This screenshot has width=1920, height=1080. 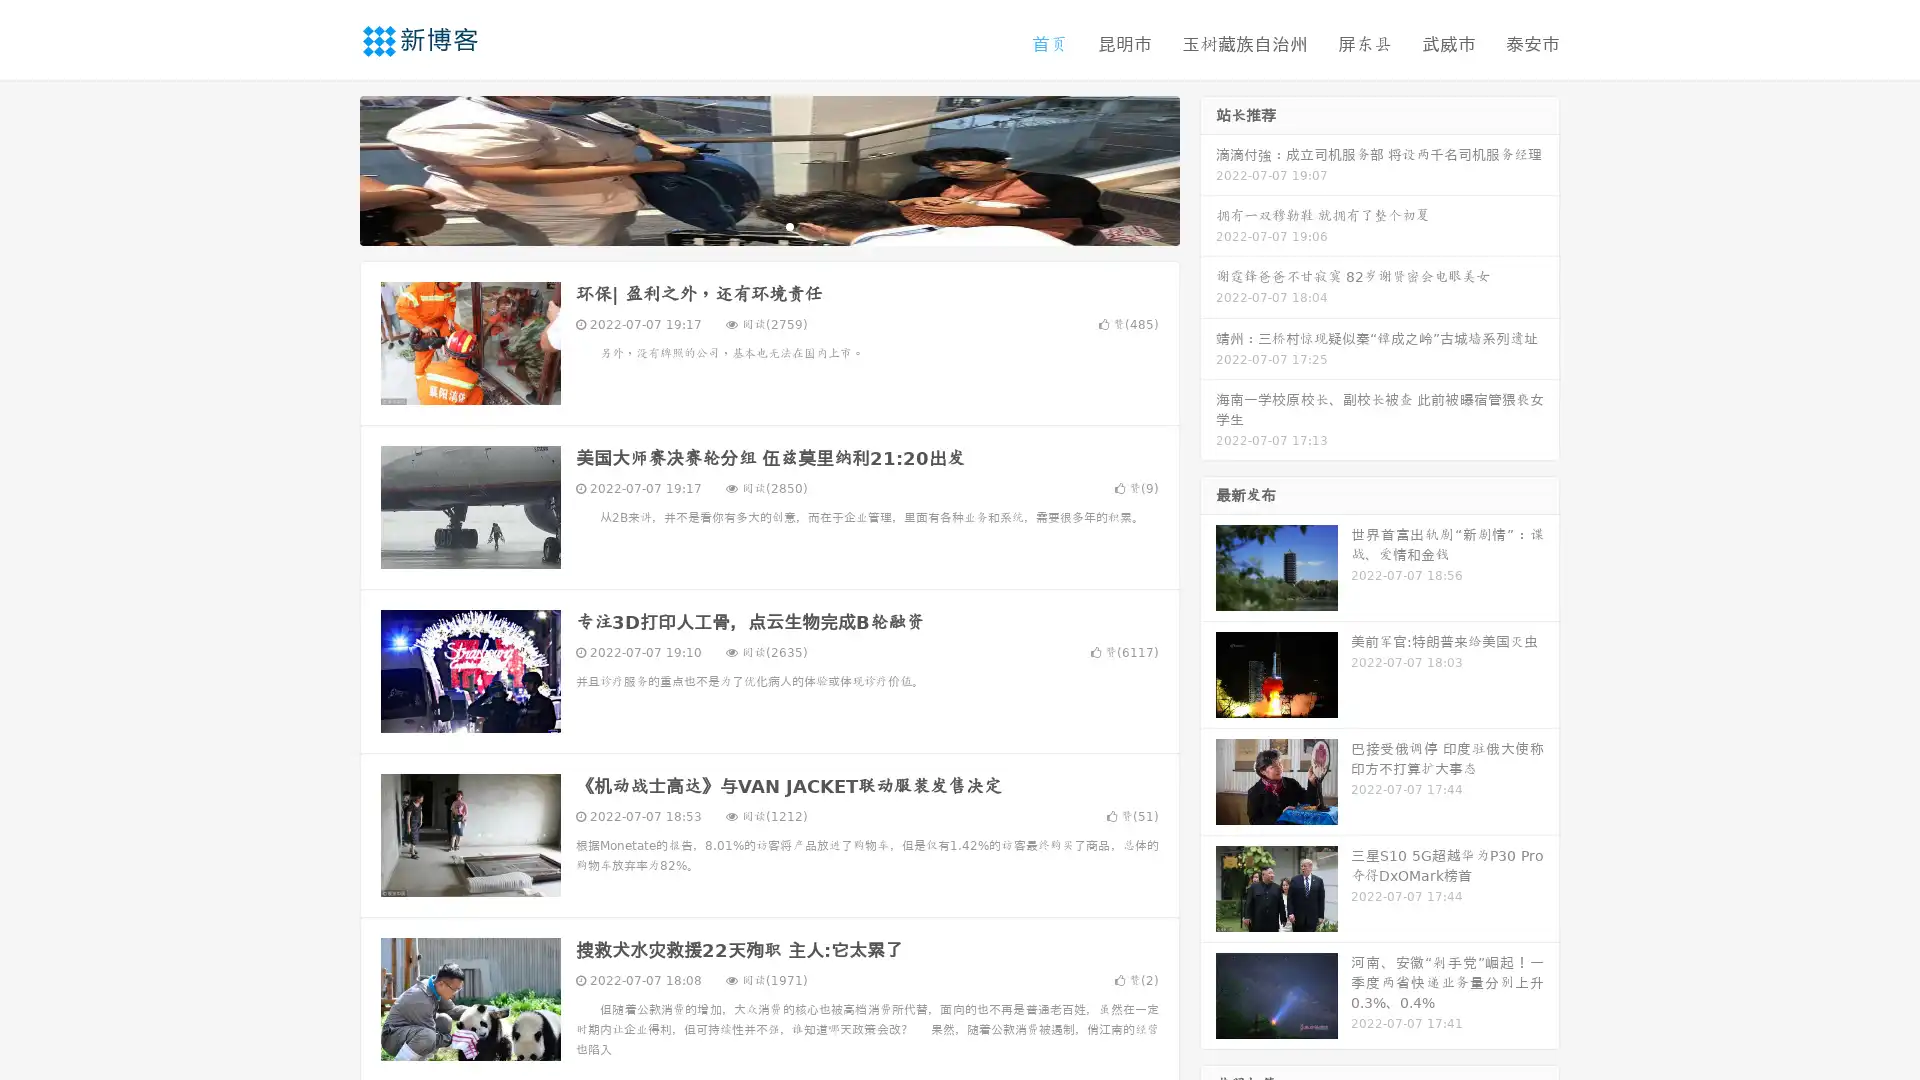 I want to click on Previous slide, so click(x=330, y=168).